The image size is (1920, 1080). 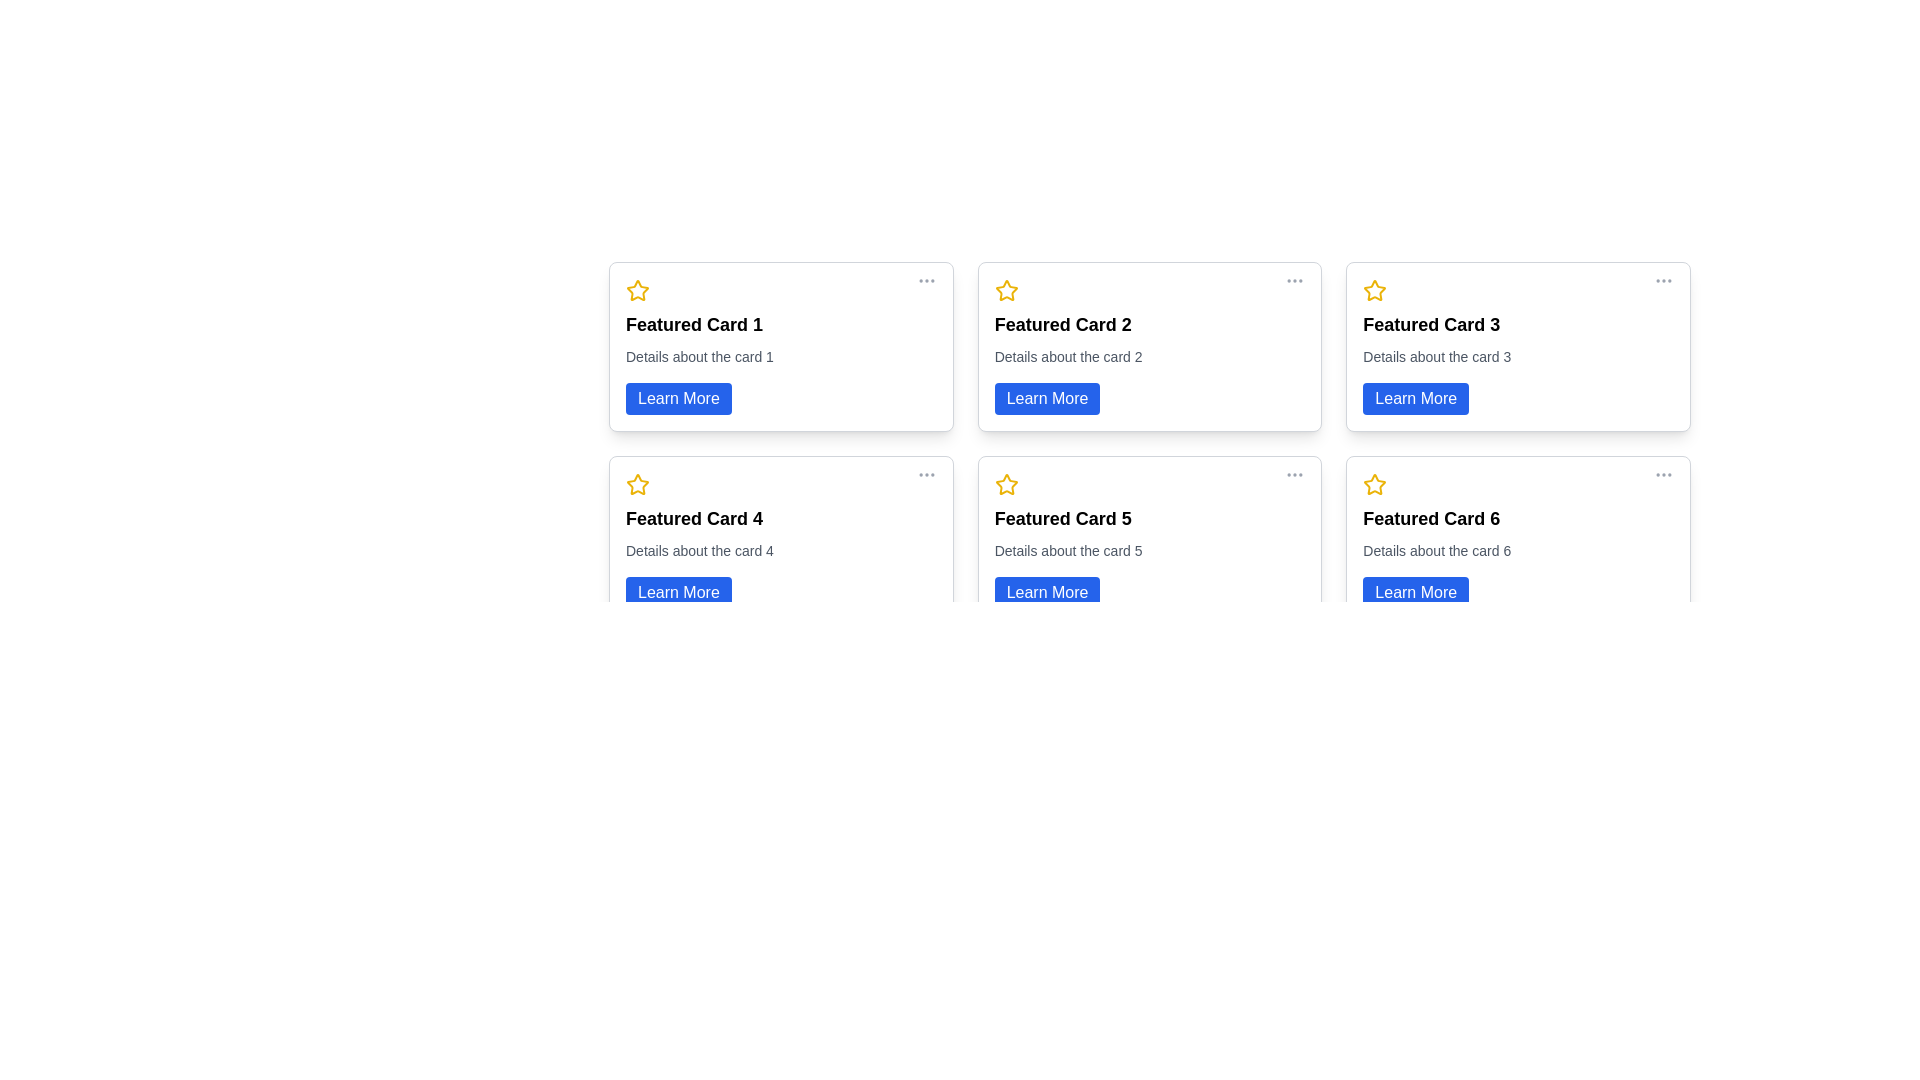 I want to click on bold text labeled 'Featured Card 6', which is the title of the rightmost card in the bottom row of the grid layout, so click(x=1430, y=518).